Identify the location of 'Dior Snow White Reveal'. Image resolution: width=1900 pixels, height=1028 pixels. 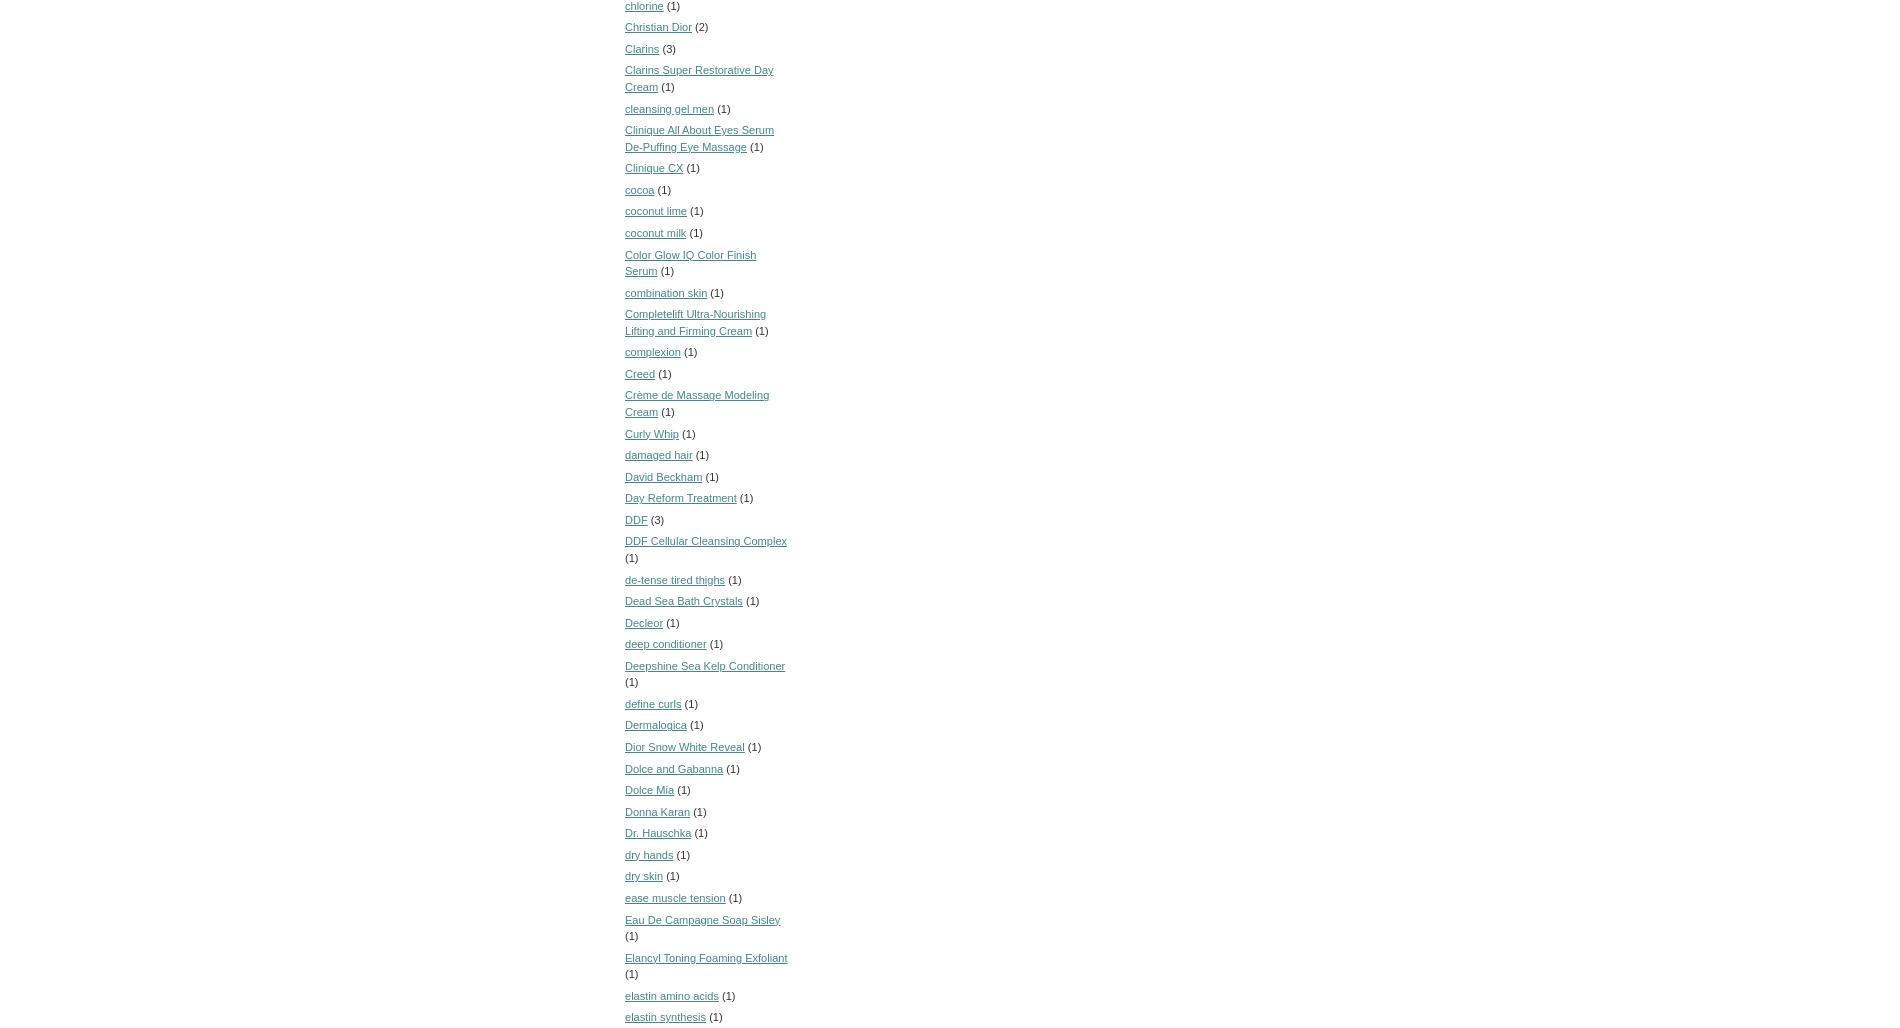
(624, 746).